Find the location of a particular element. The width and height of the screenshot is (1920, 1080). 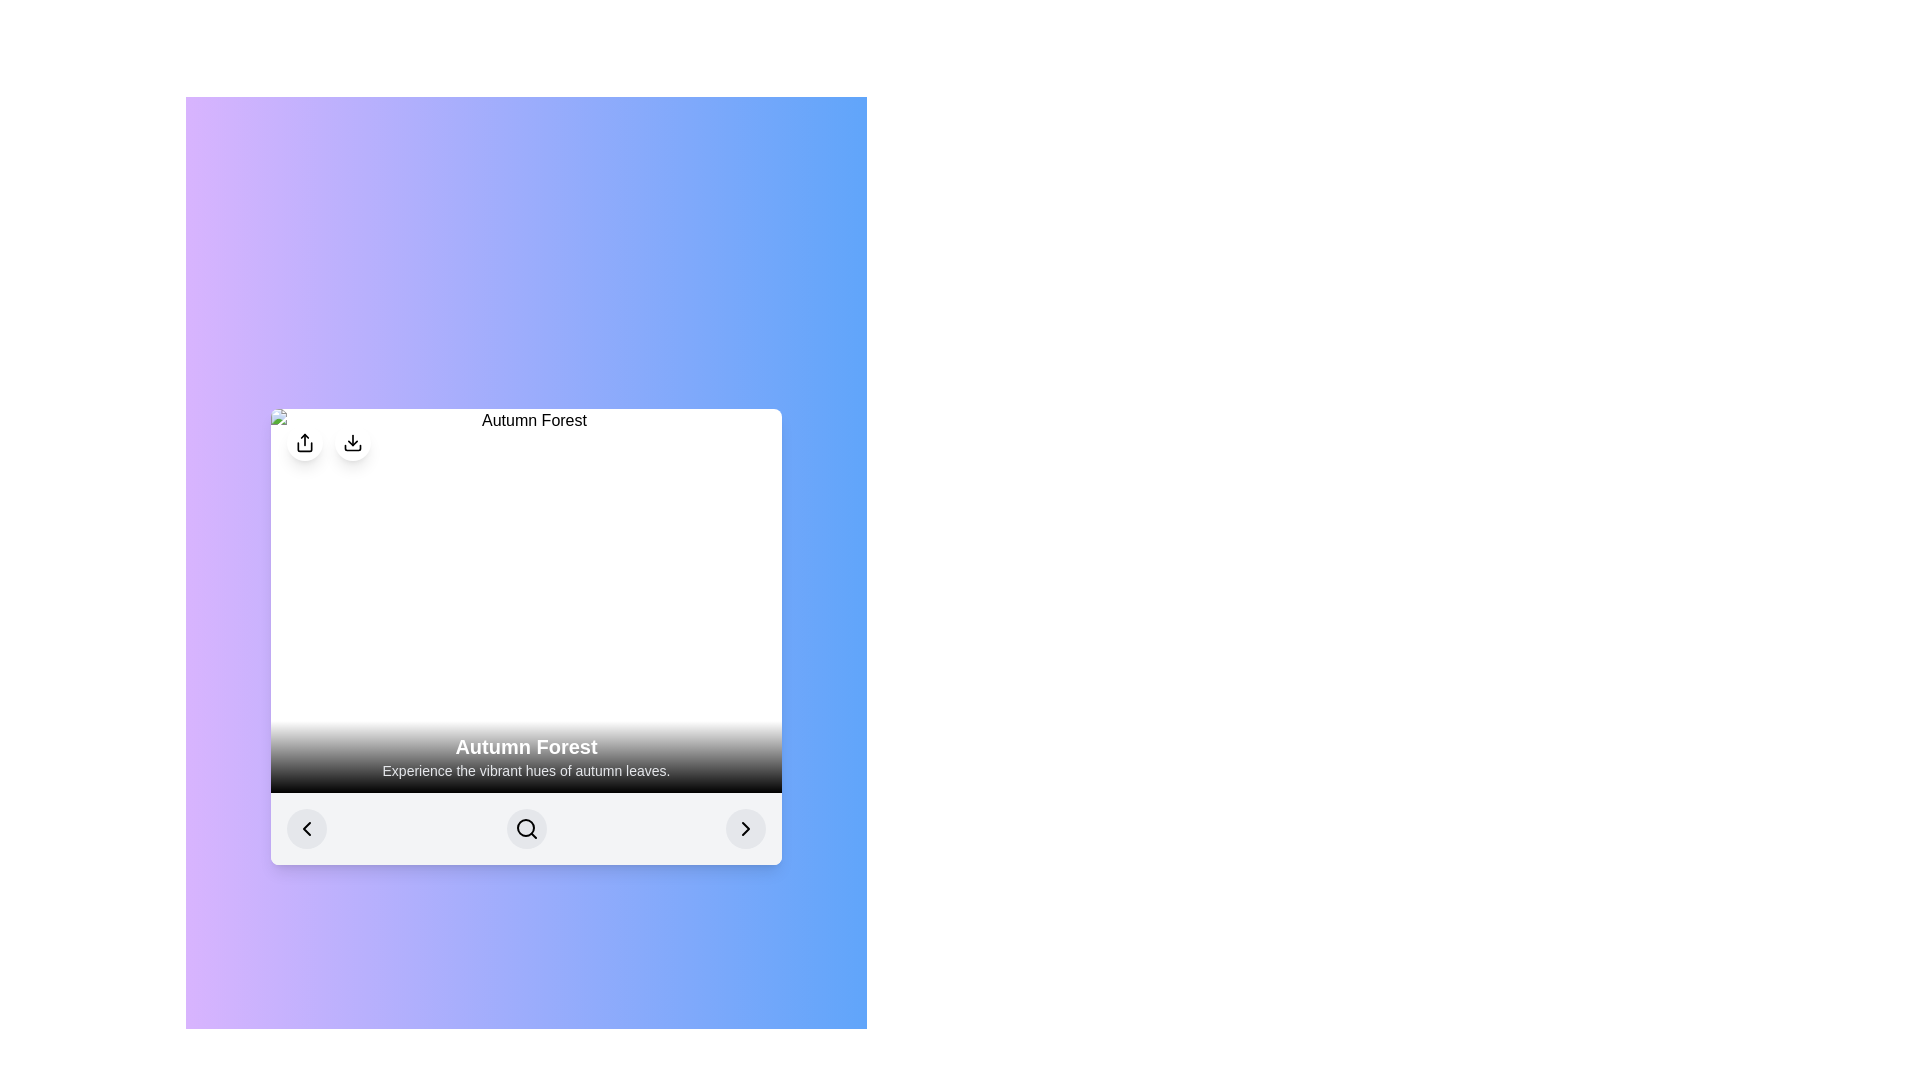

text content of the 'Autumn Forest' title located at the bottom section of the interface, which serves as the main label for the associated content is located at coordinates (526, 747).